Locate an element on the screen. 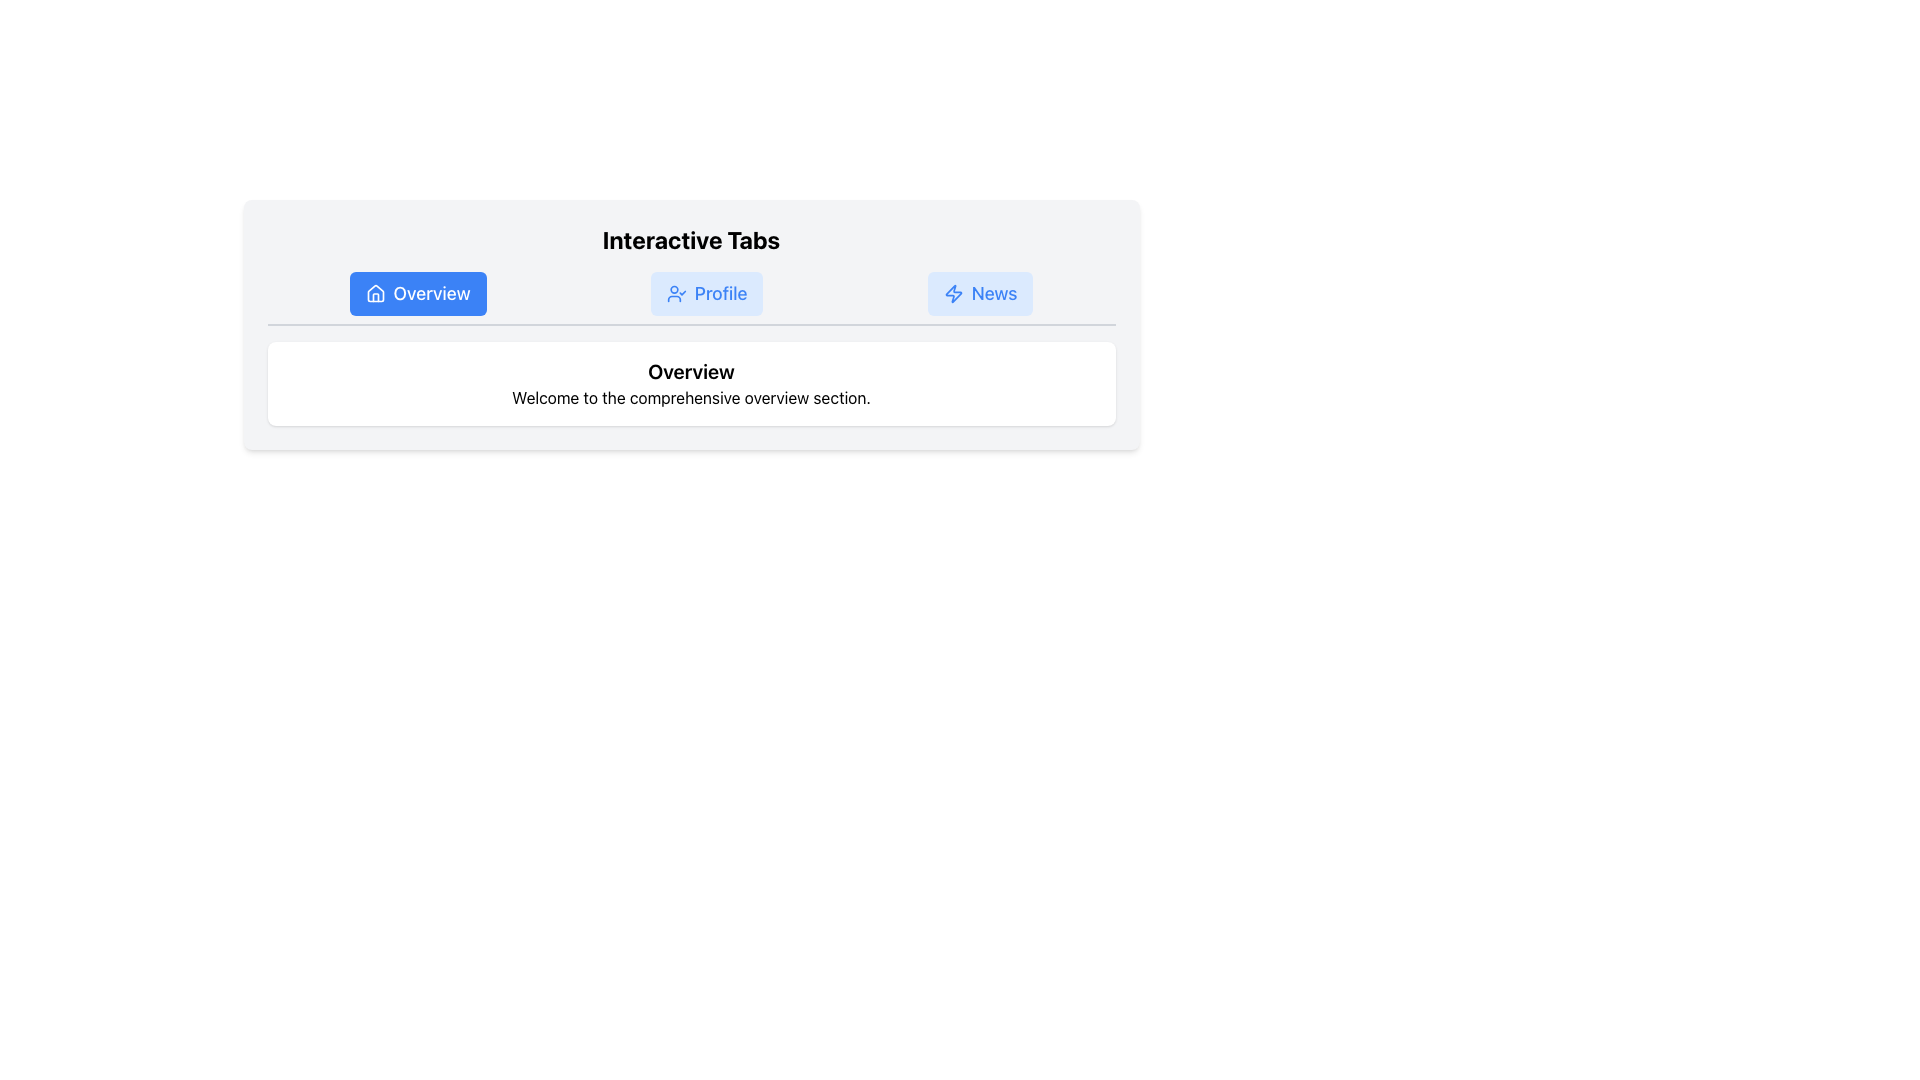  the small blue lightning bolt icon that is located next to the text 'News' in the tab system is located at coordinates (952, 293).